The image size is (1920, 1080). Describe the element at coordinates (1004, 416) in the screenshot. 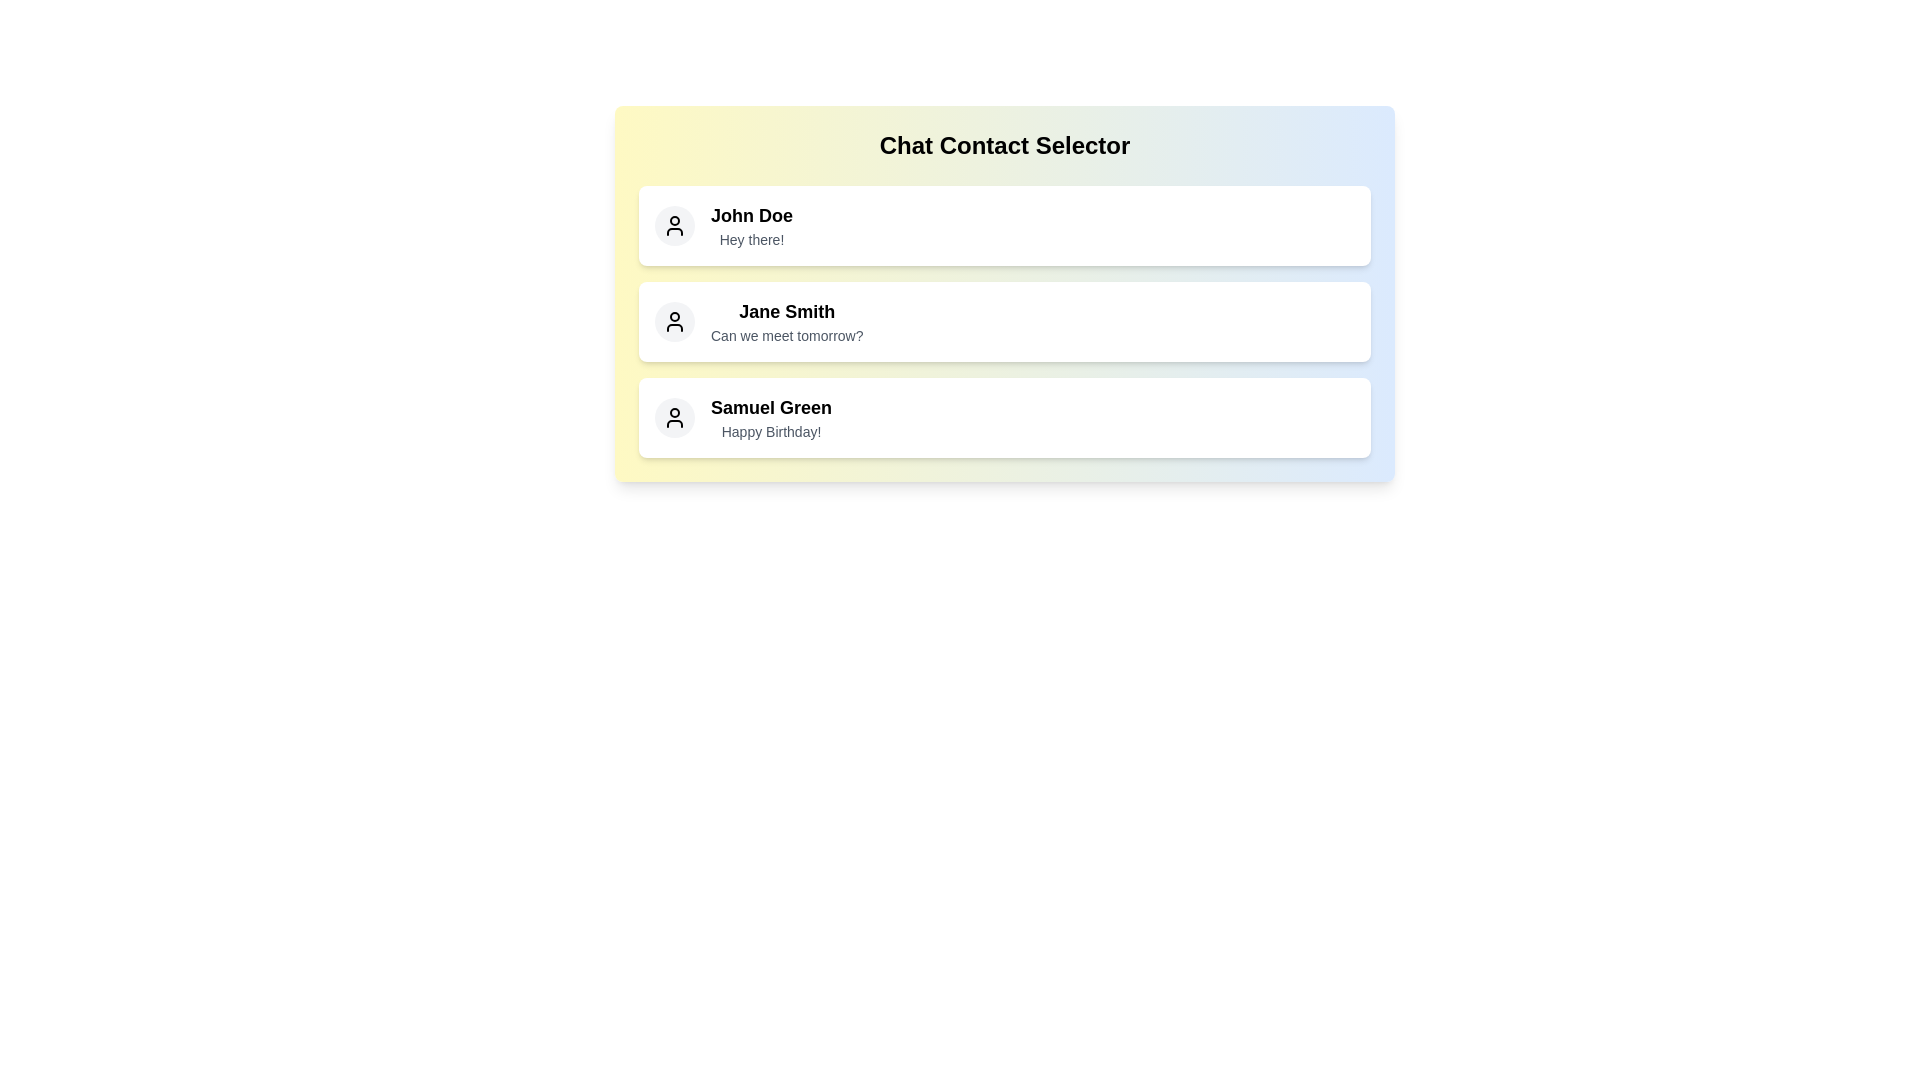

I see `the contact named Samuel Green to select it` at that location.